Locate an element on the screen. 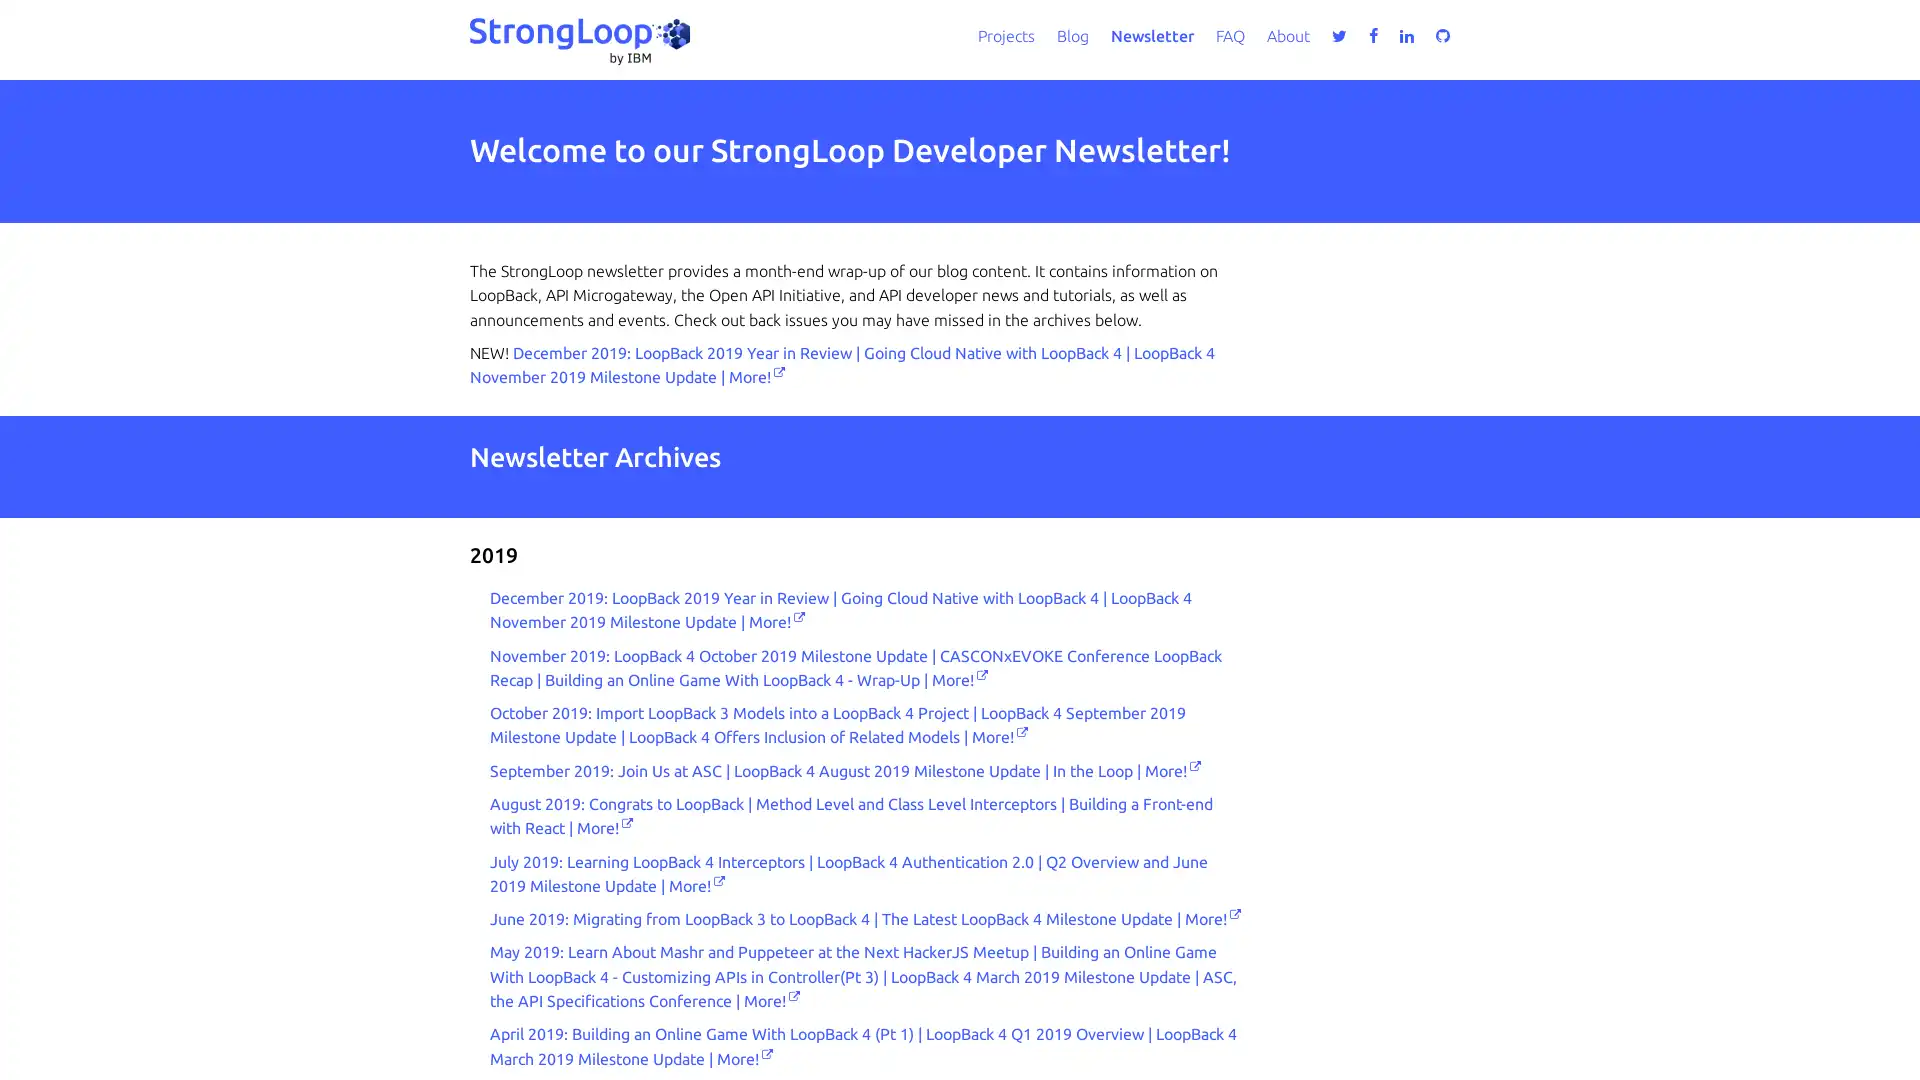 The height and width of the screenshot is (1080, 1920). close icon is located at coordinates (1904, 928).